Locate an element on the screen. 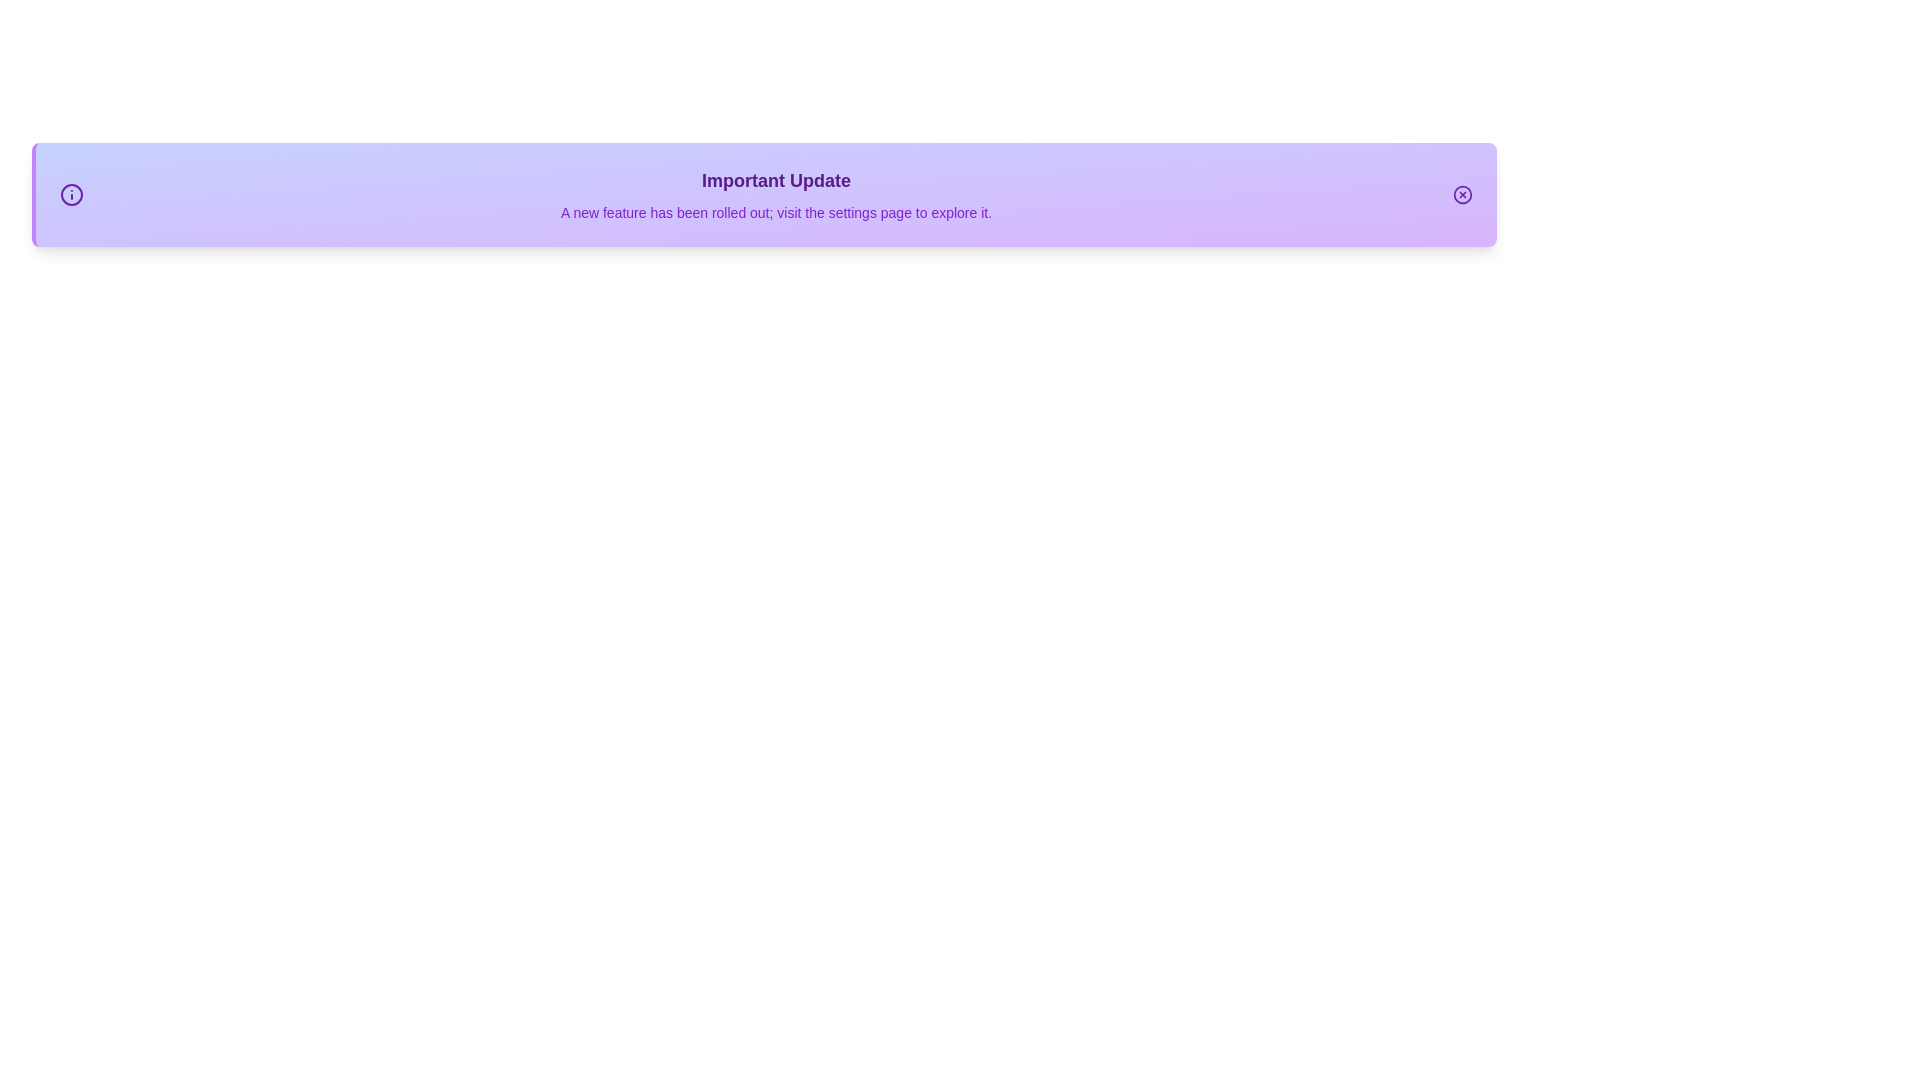 The width and height of the screenshot is (1920, 1080). the informational icon in the notification component is located at coordinates (72, 195).